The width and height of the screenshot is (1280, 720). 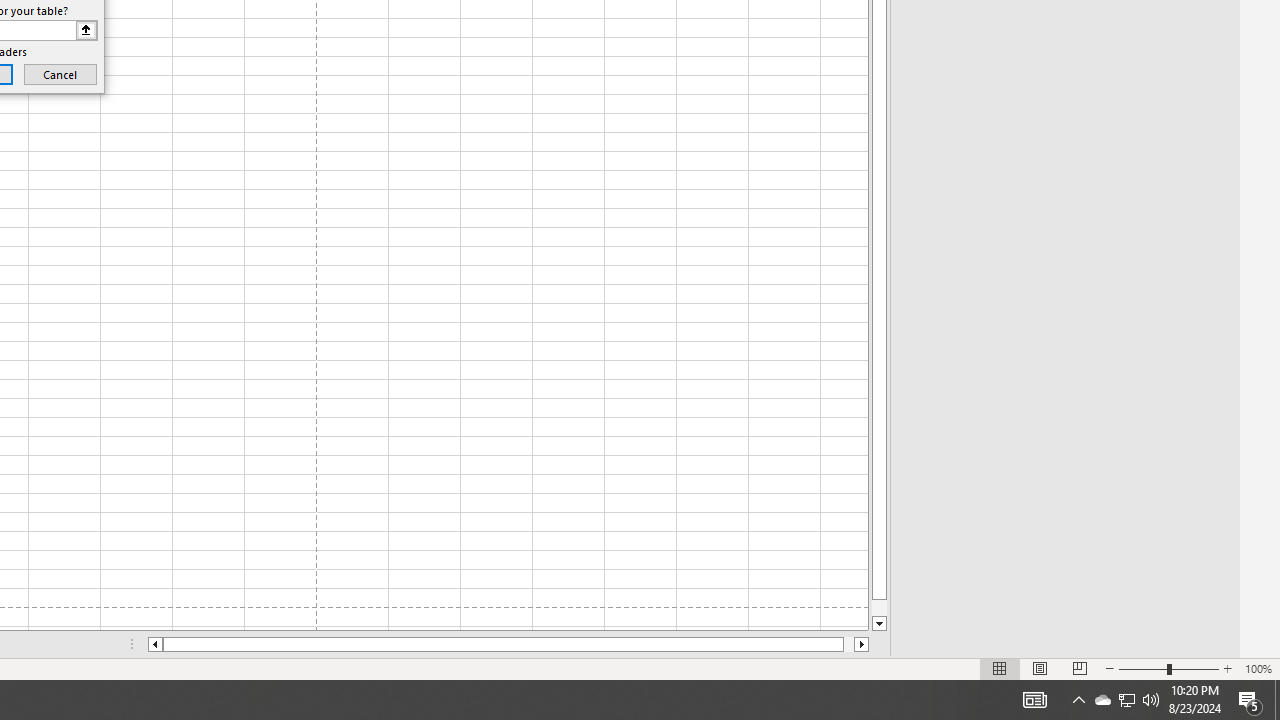 What do you see at coordinates (508, 644) in the screenshot?
I see `'Class: NetUIScrollBar'` at bounding box center [508, 644].